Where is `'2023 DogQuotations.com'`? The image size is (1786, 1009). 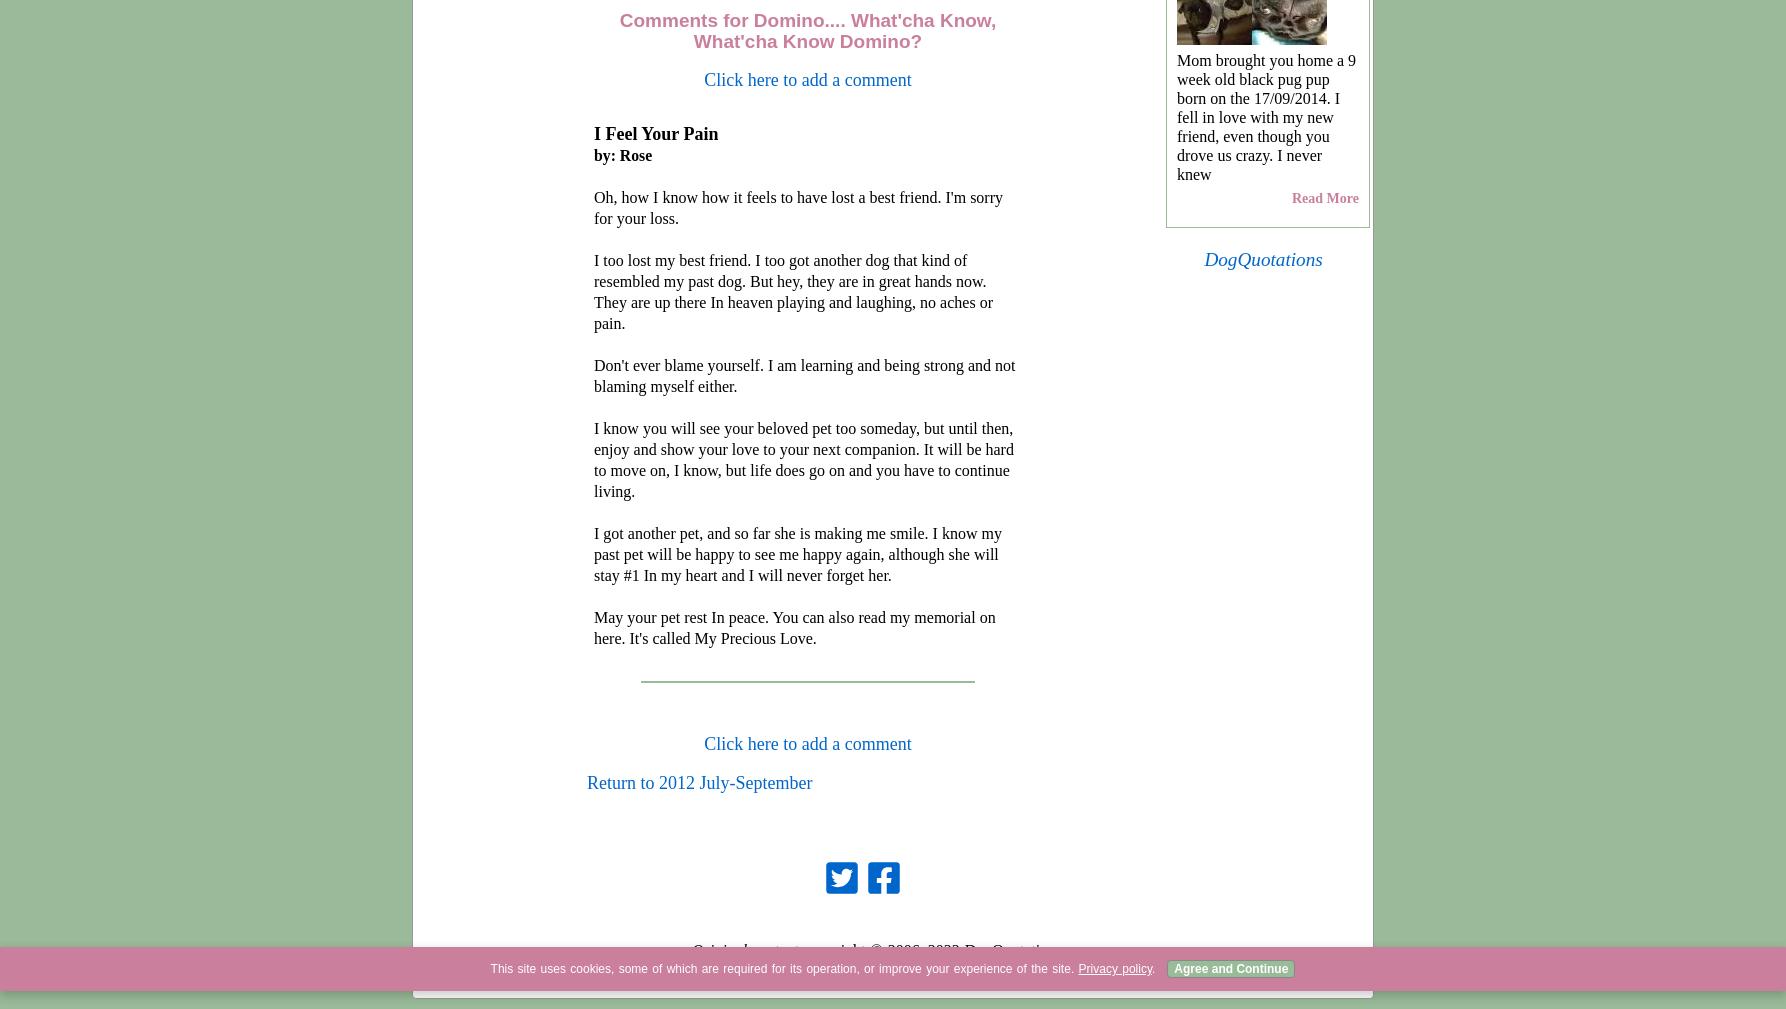
'2023 DogQuotations.com' is located at coordinates (1010, 950).